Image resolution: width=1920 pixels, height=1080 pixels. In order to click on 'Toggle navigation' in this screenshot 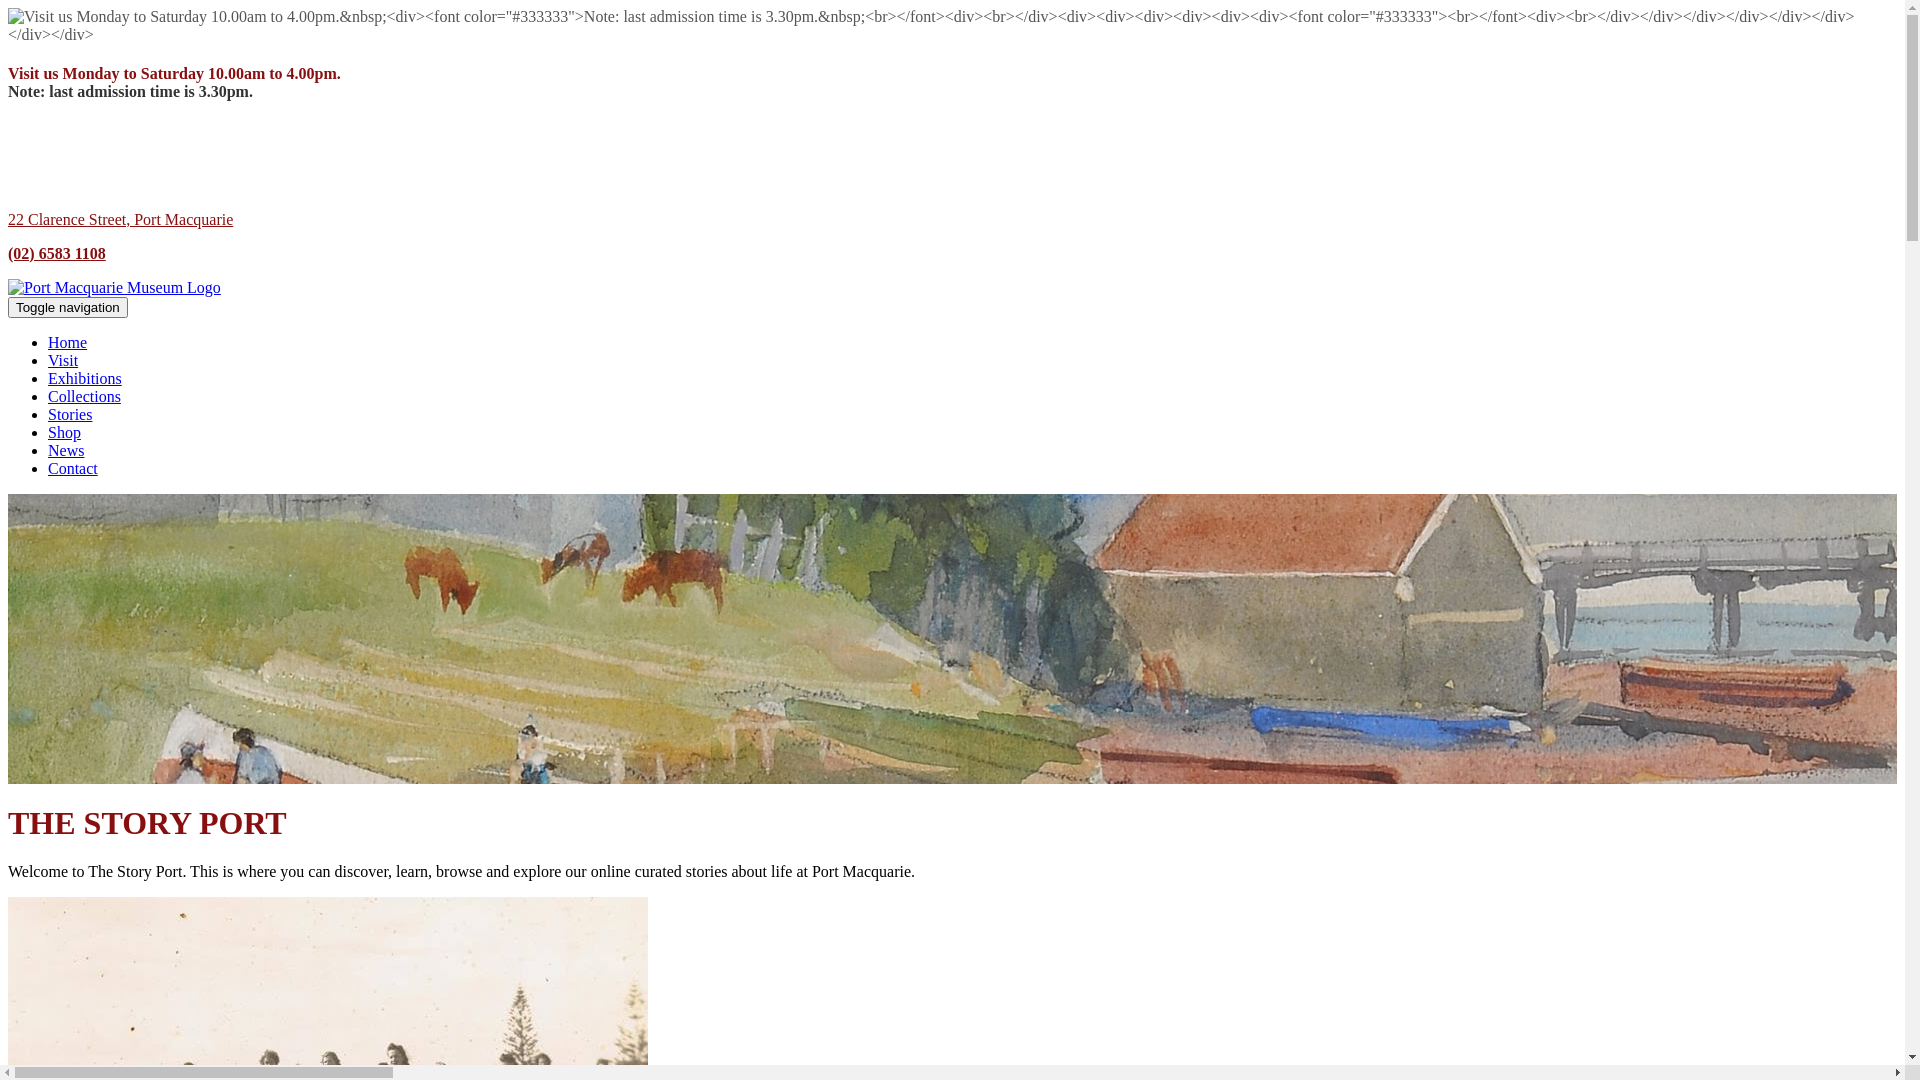, I will do `click(67, 307)`.